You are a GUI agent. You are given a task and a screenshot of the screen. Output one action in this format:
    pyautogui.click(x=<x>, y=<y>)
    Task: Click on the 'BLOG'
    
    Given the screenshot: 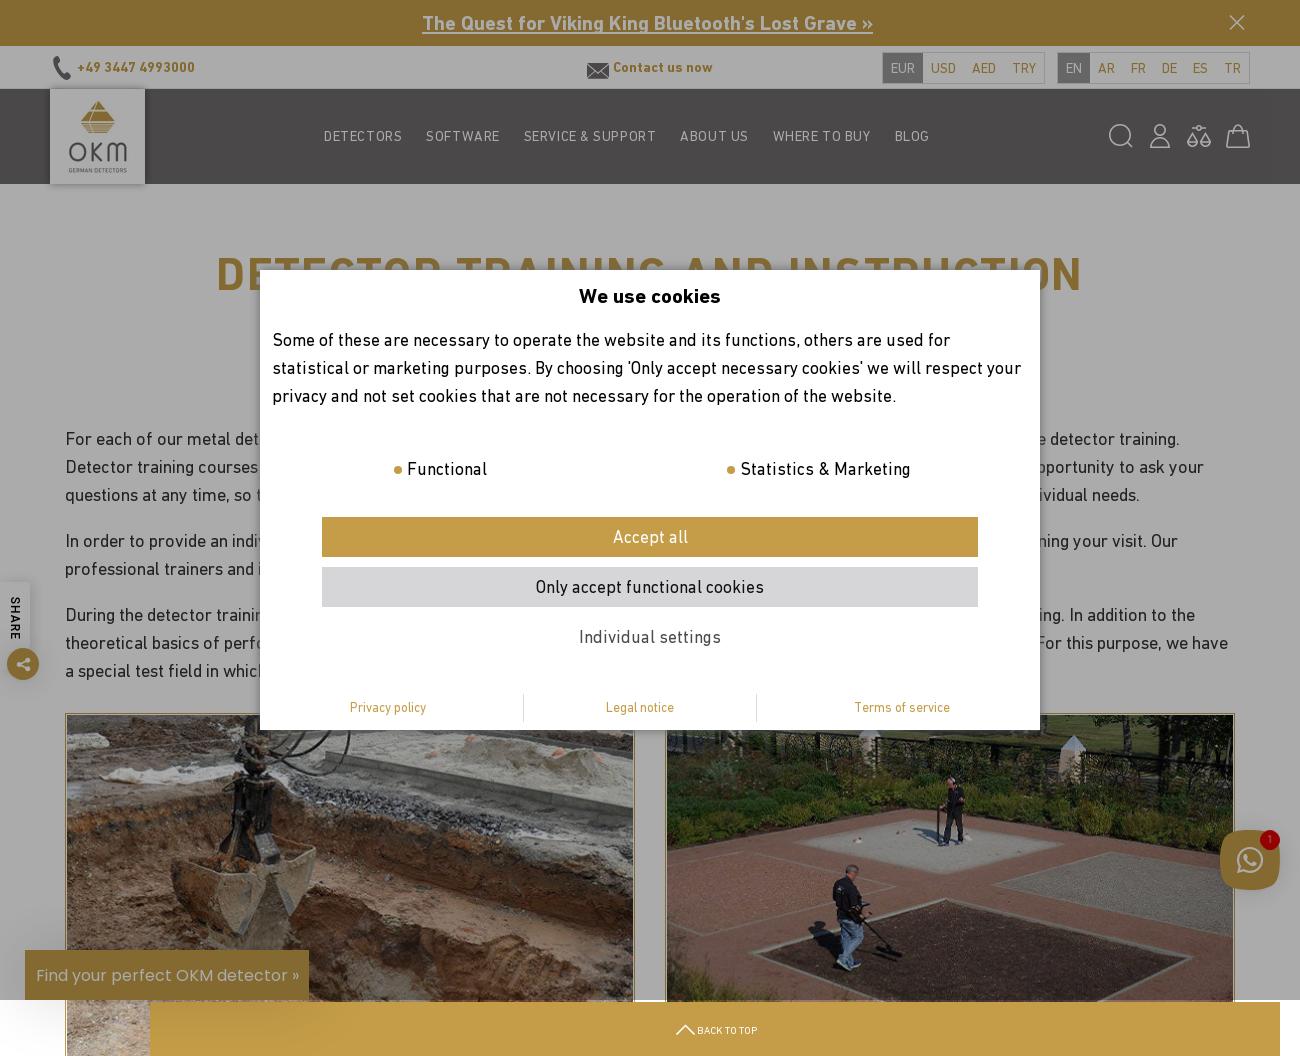 What is the action you would take?
    pyautogui.click(x=910, y=134)
    